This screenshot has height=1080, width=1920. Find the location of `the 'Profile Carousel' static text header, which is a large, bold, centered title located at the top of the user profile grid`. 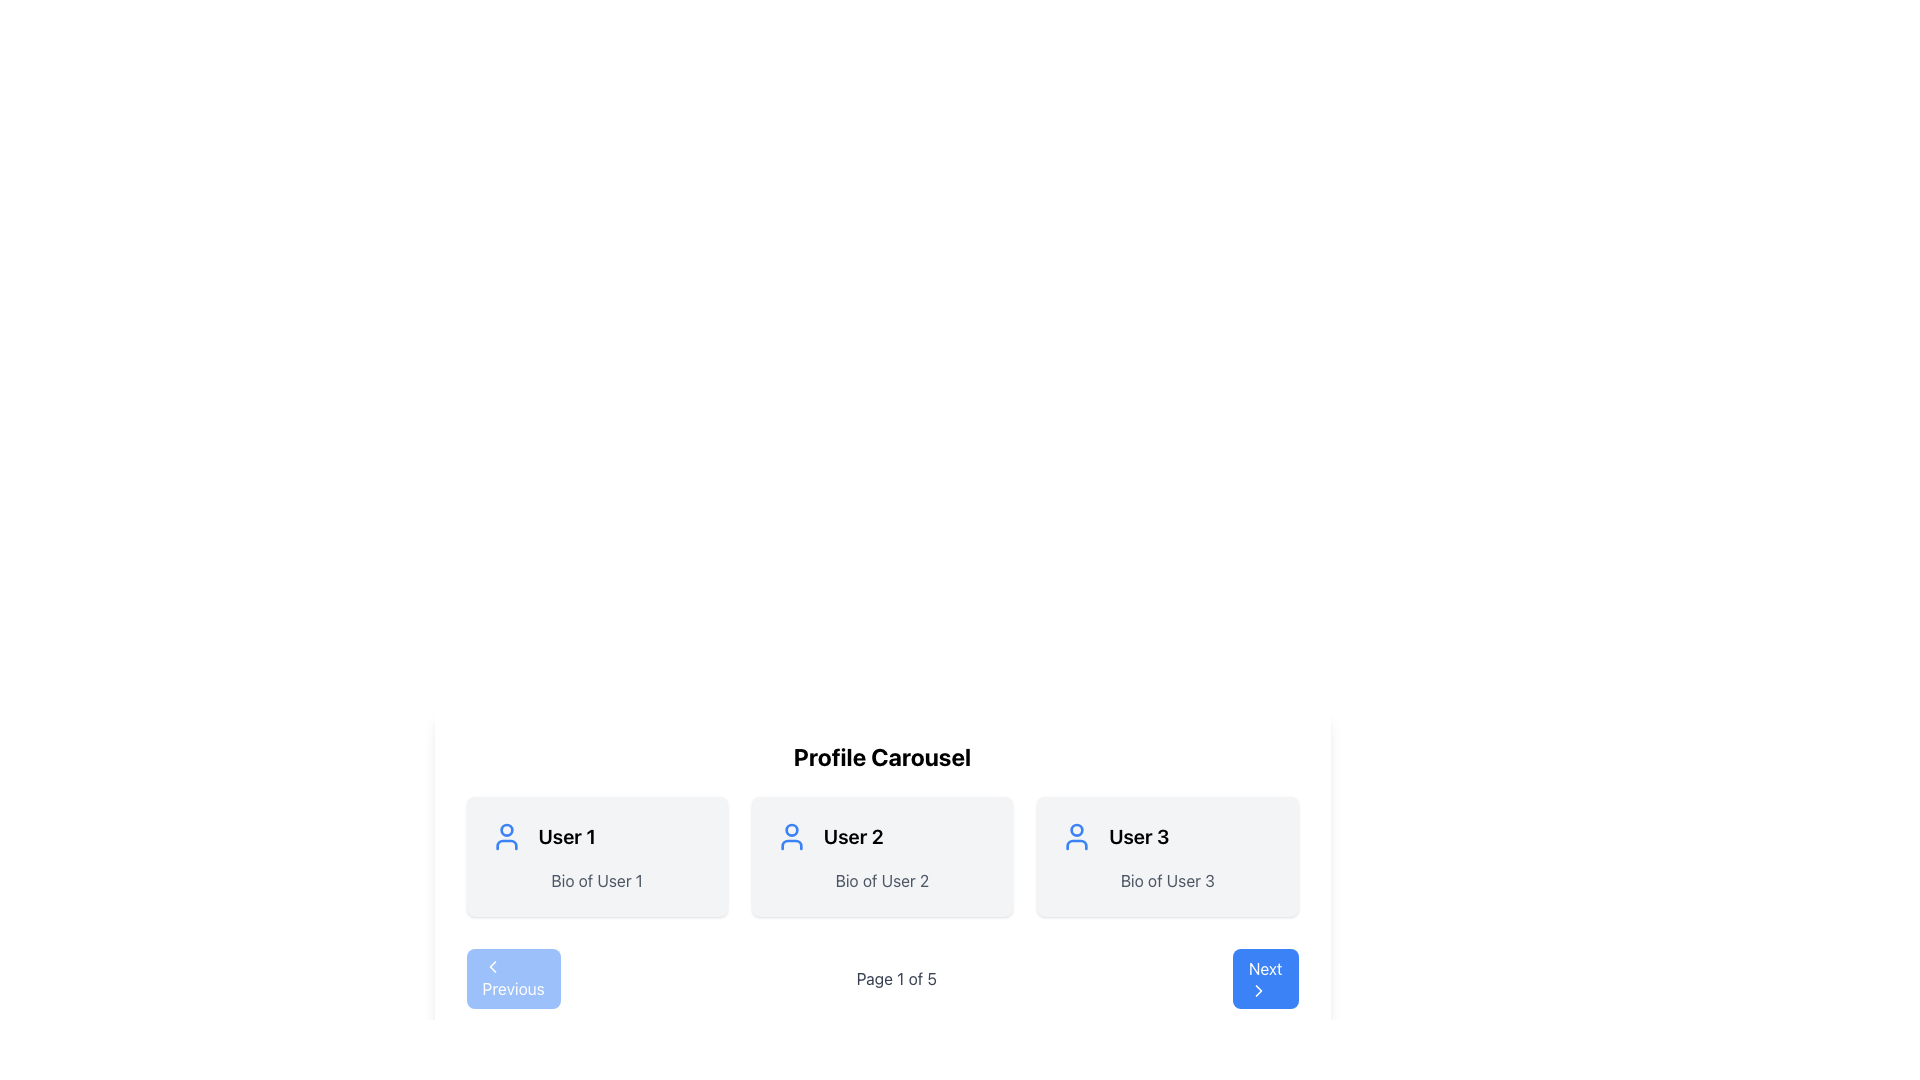

the 'Profile Carousel' static text header, which is a large, bold, centered title located at the top of the user profile grid is located at coordinates (881, 756).